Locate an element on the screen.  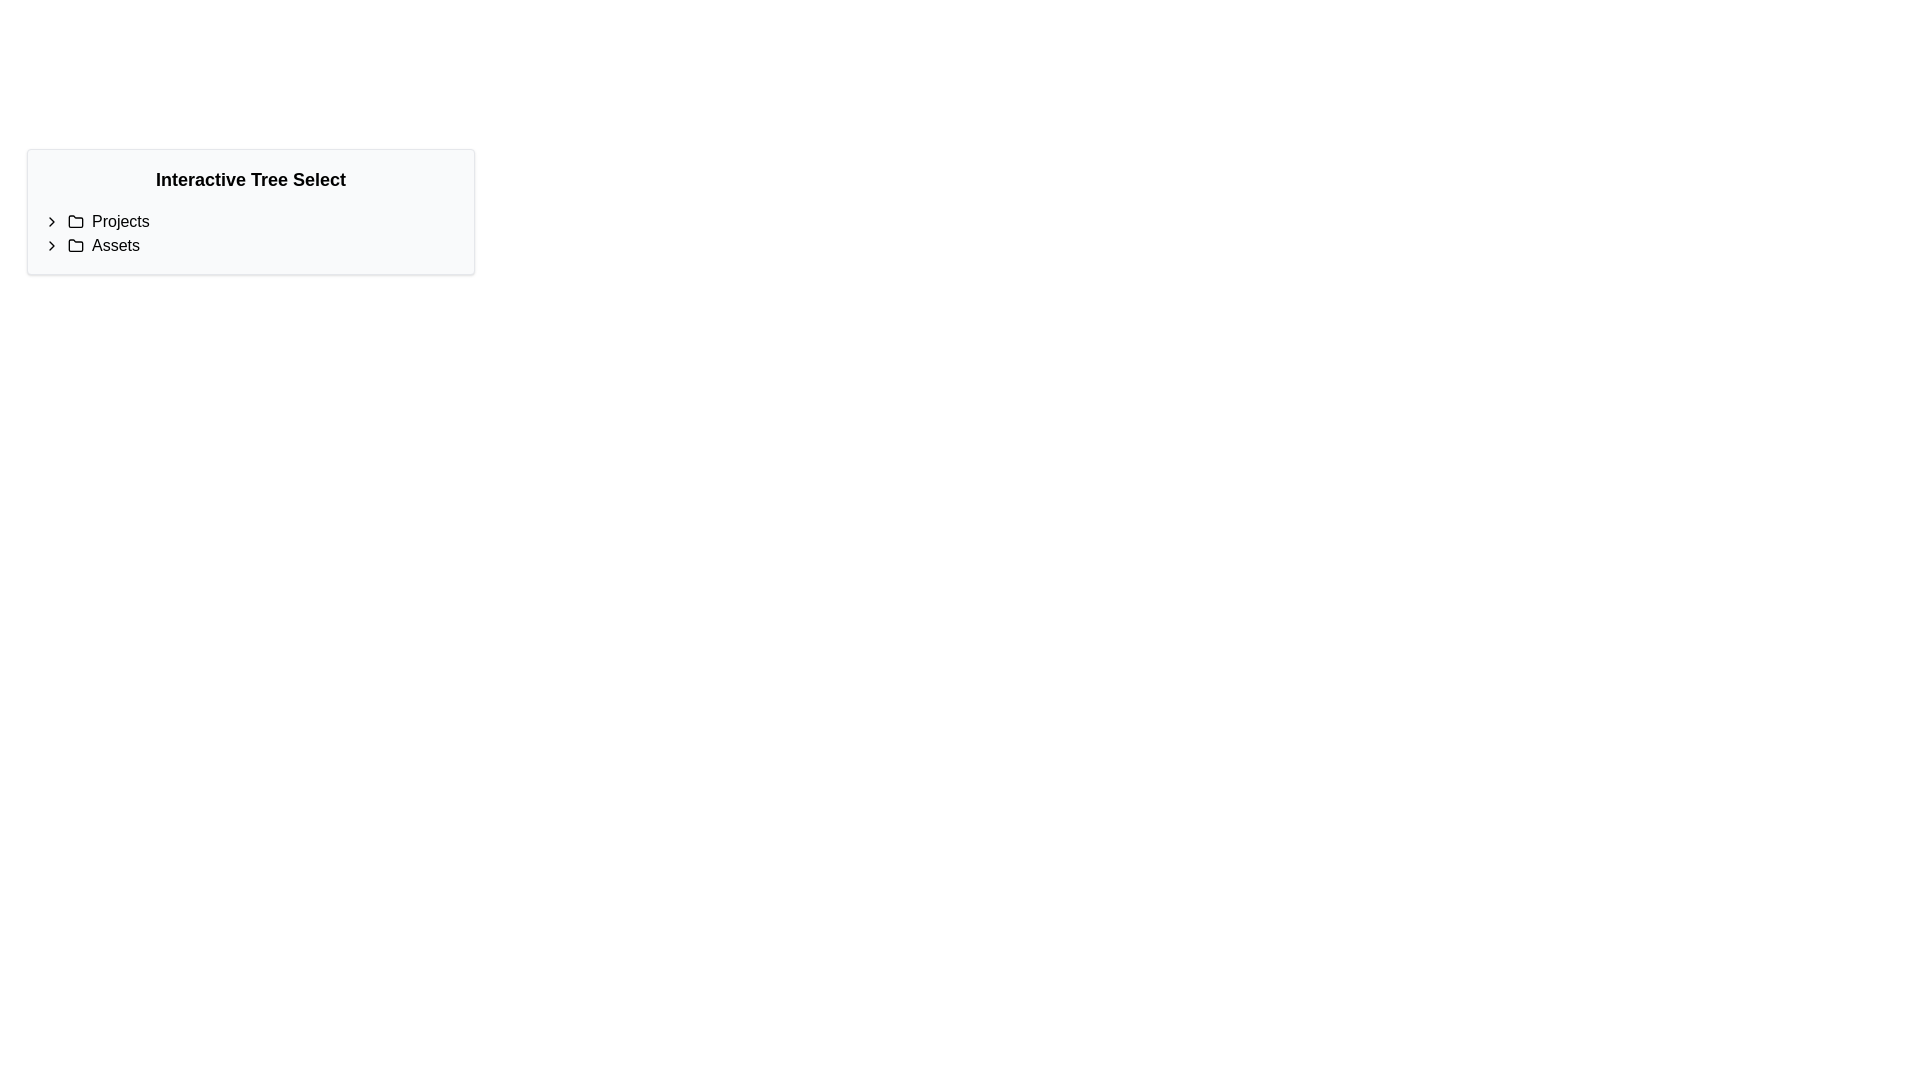
the 'Assets' text label in the collapsible tree structure is located at coordinates (114, 245).